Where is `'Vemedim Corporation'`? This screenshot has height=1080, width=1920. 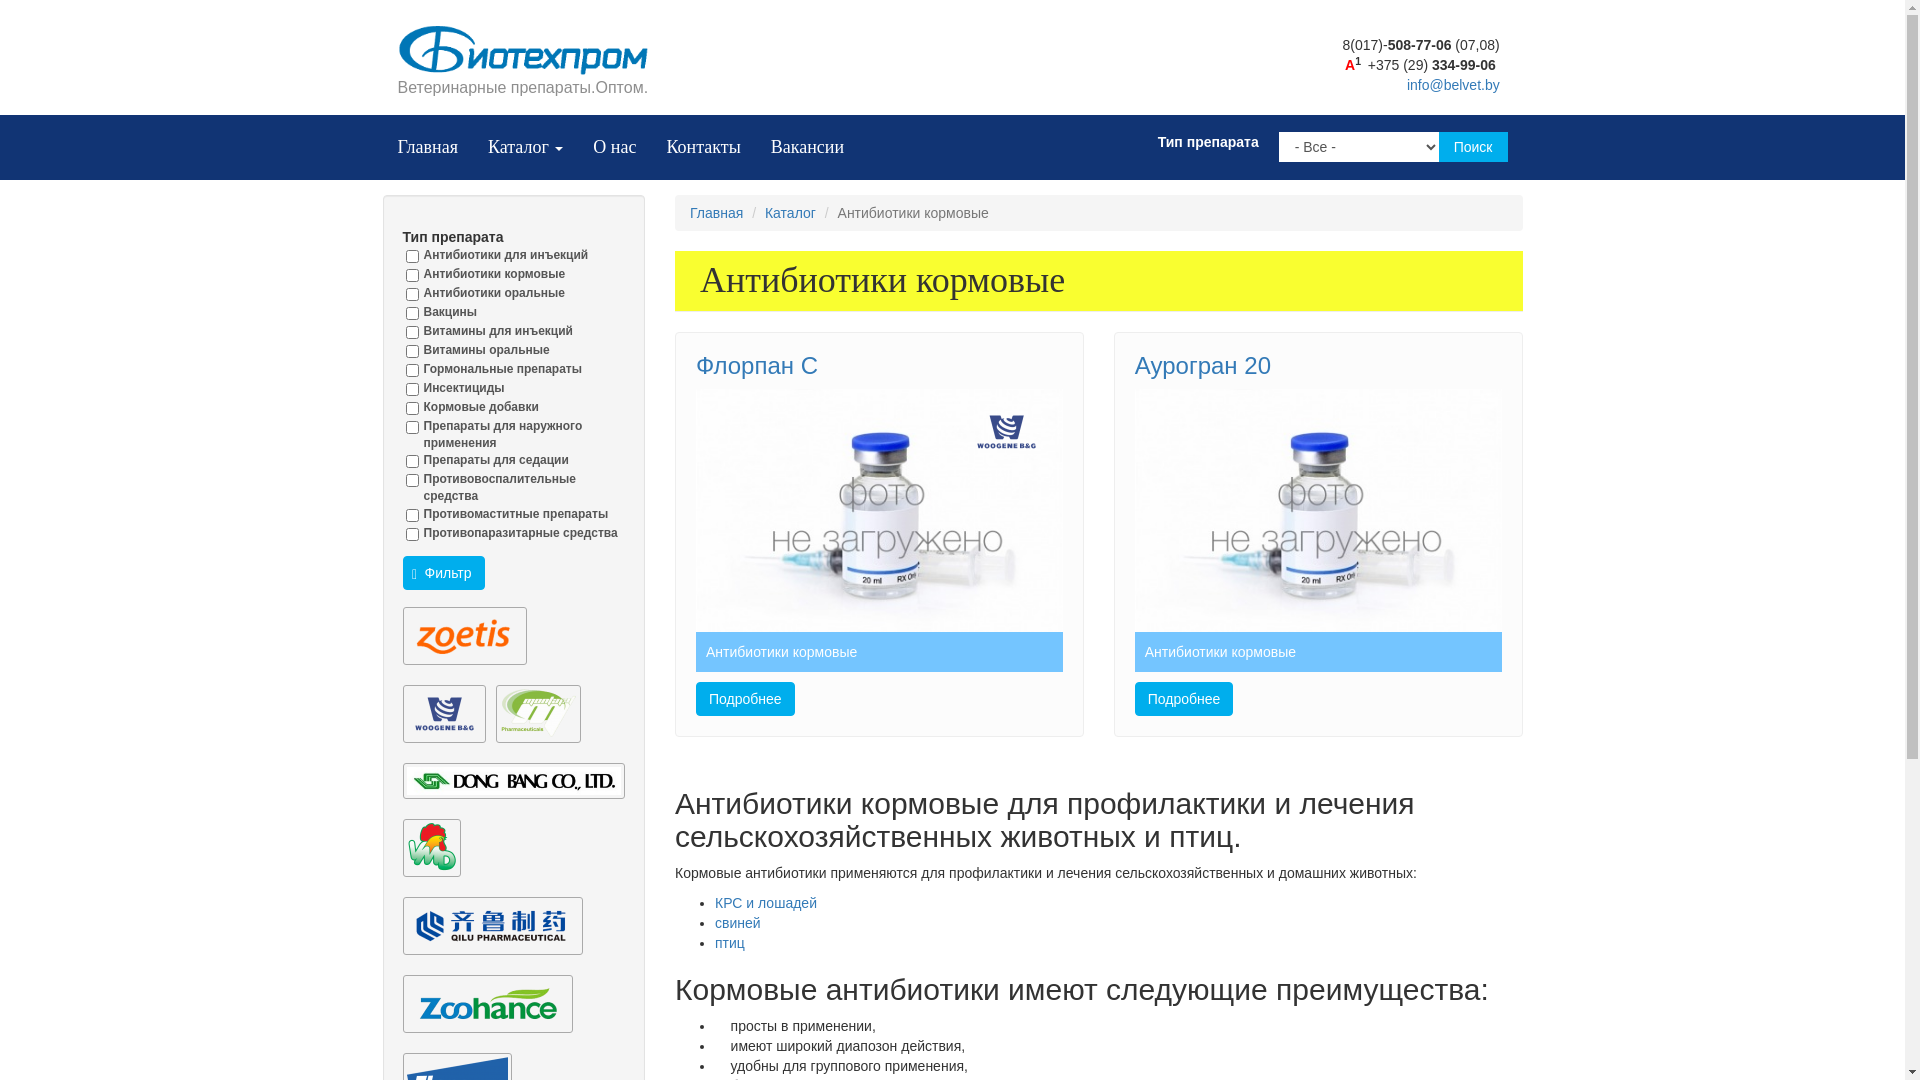 'Vemedim Corporation' is located at coordinates (430, 848).